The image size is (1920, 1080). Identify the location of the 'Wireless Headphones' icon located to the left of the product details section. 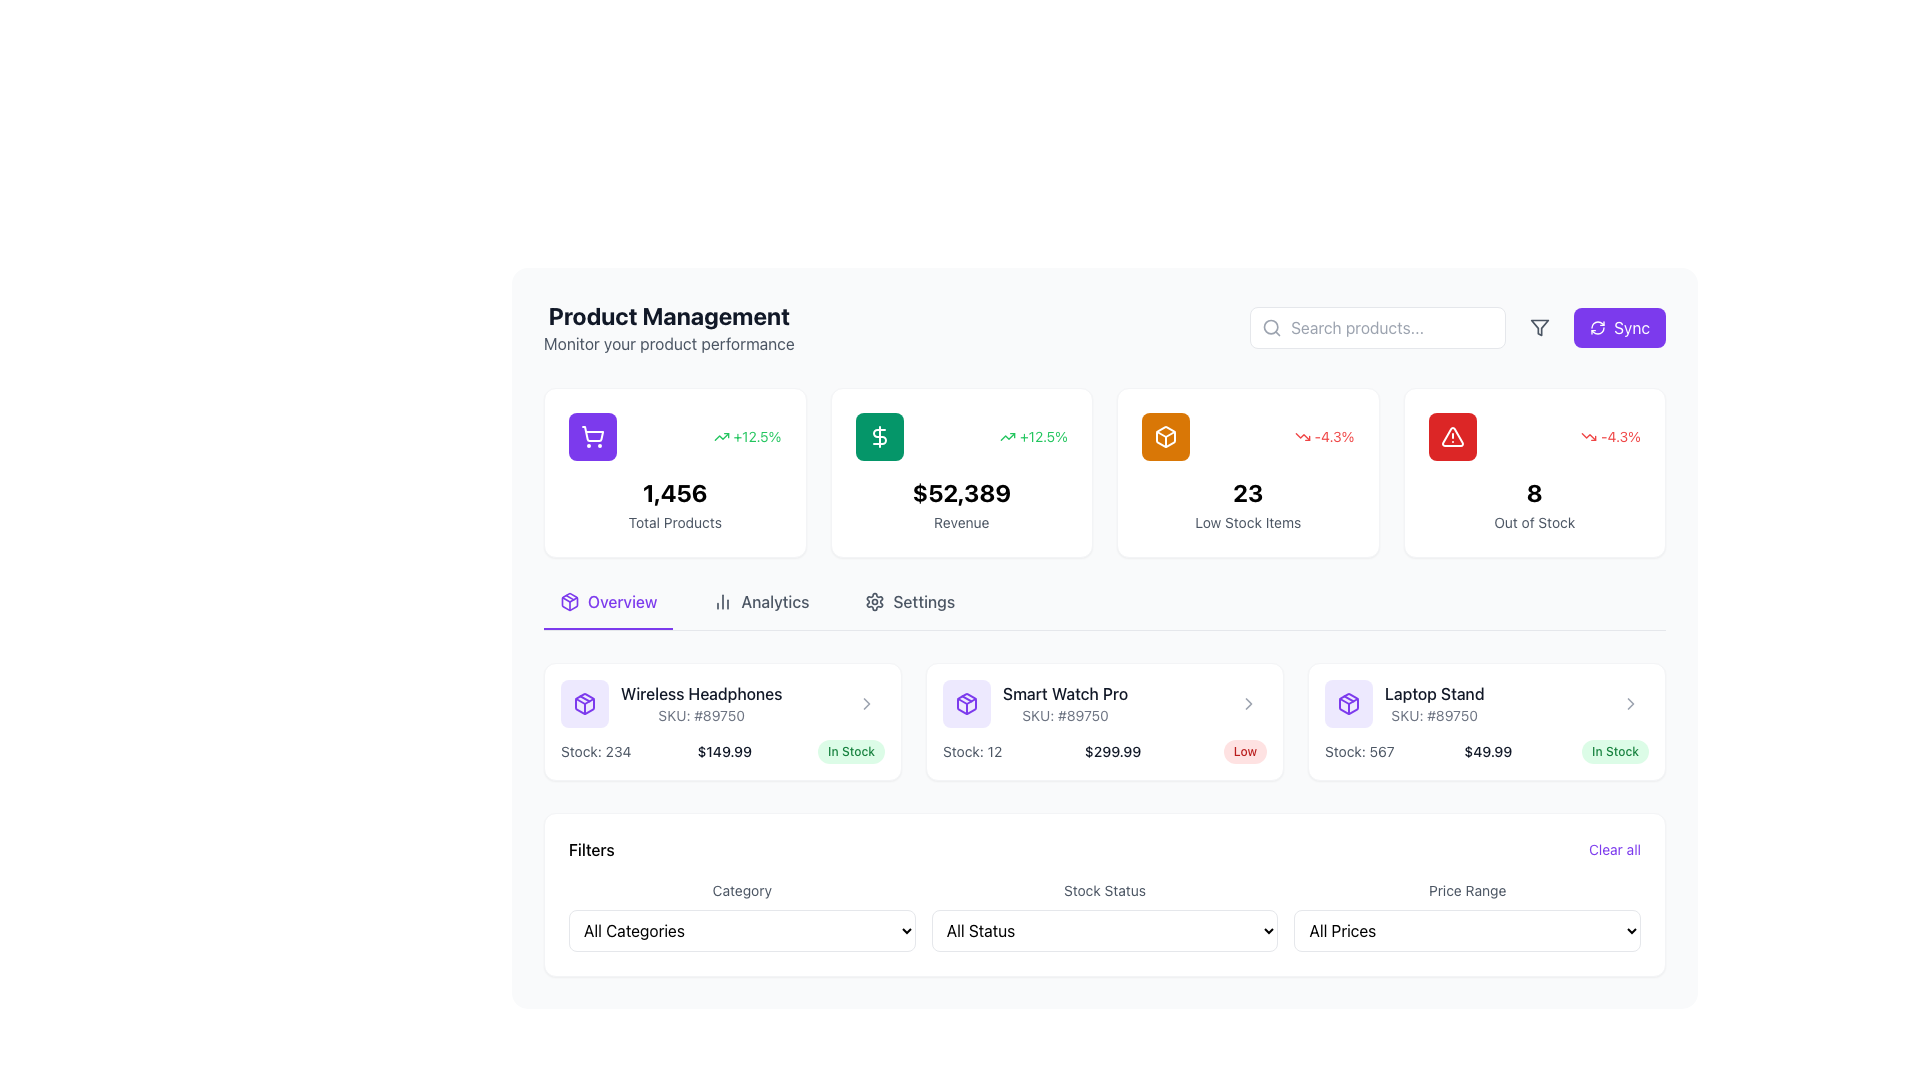
(584, 703).